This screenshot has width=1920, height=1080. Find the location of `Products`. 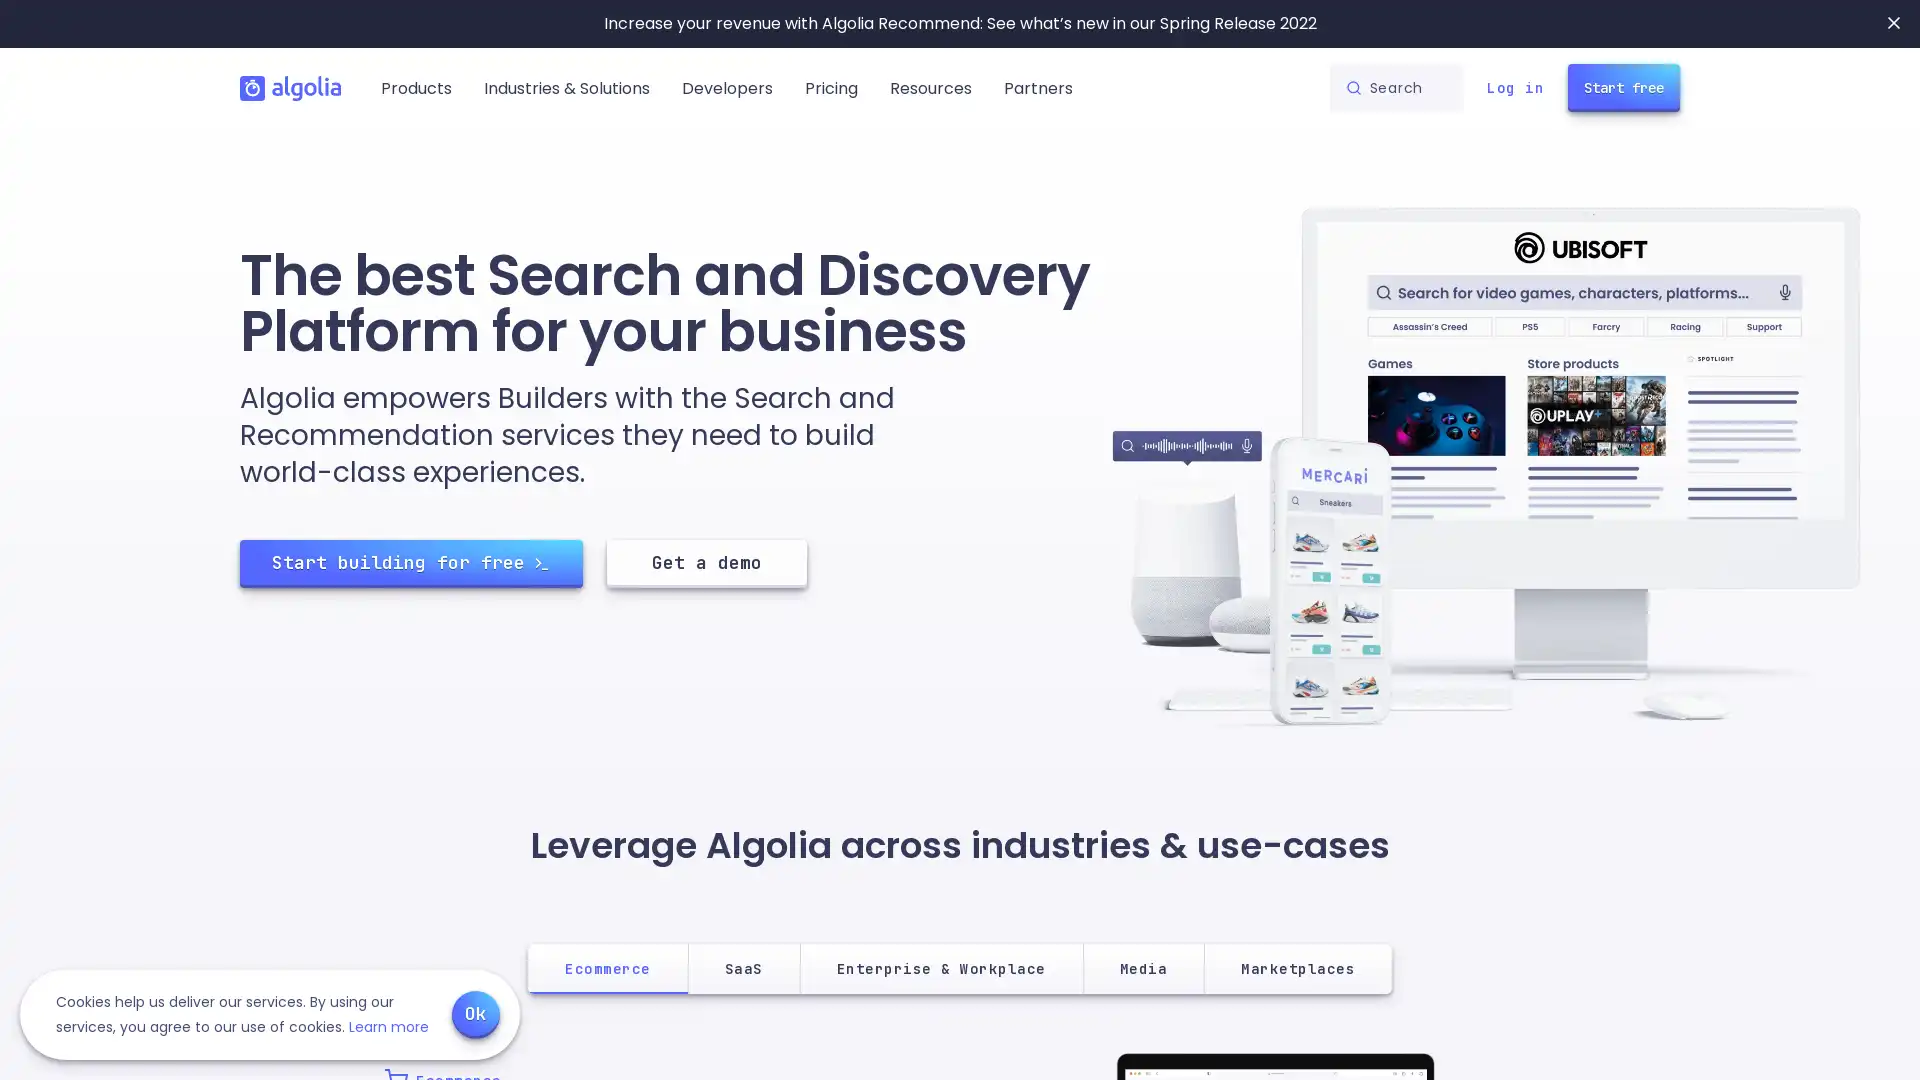

Products is located at coordinates (423, 87).